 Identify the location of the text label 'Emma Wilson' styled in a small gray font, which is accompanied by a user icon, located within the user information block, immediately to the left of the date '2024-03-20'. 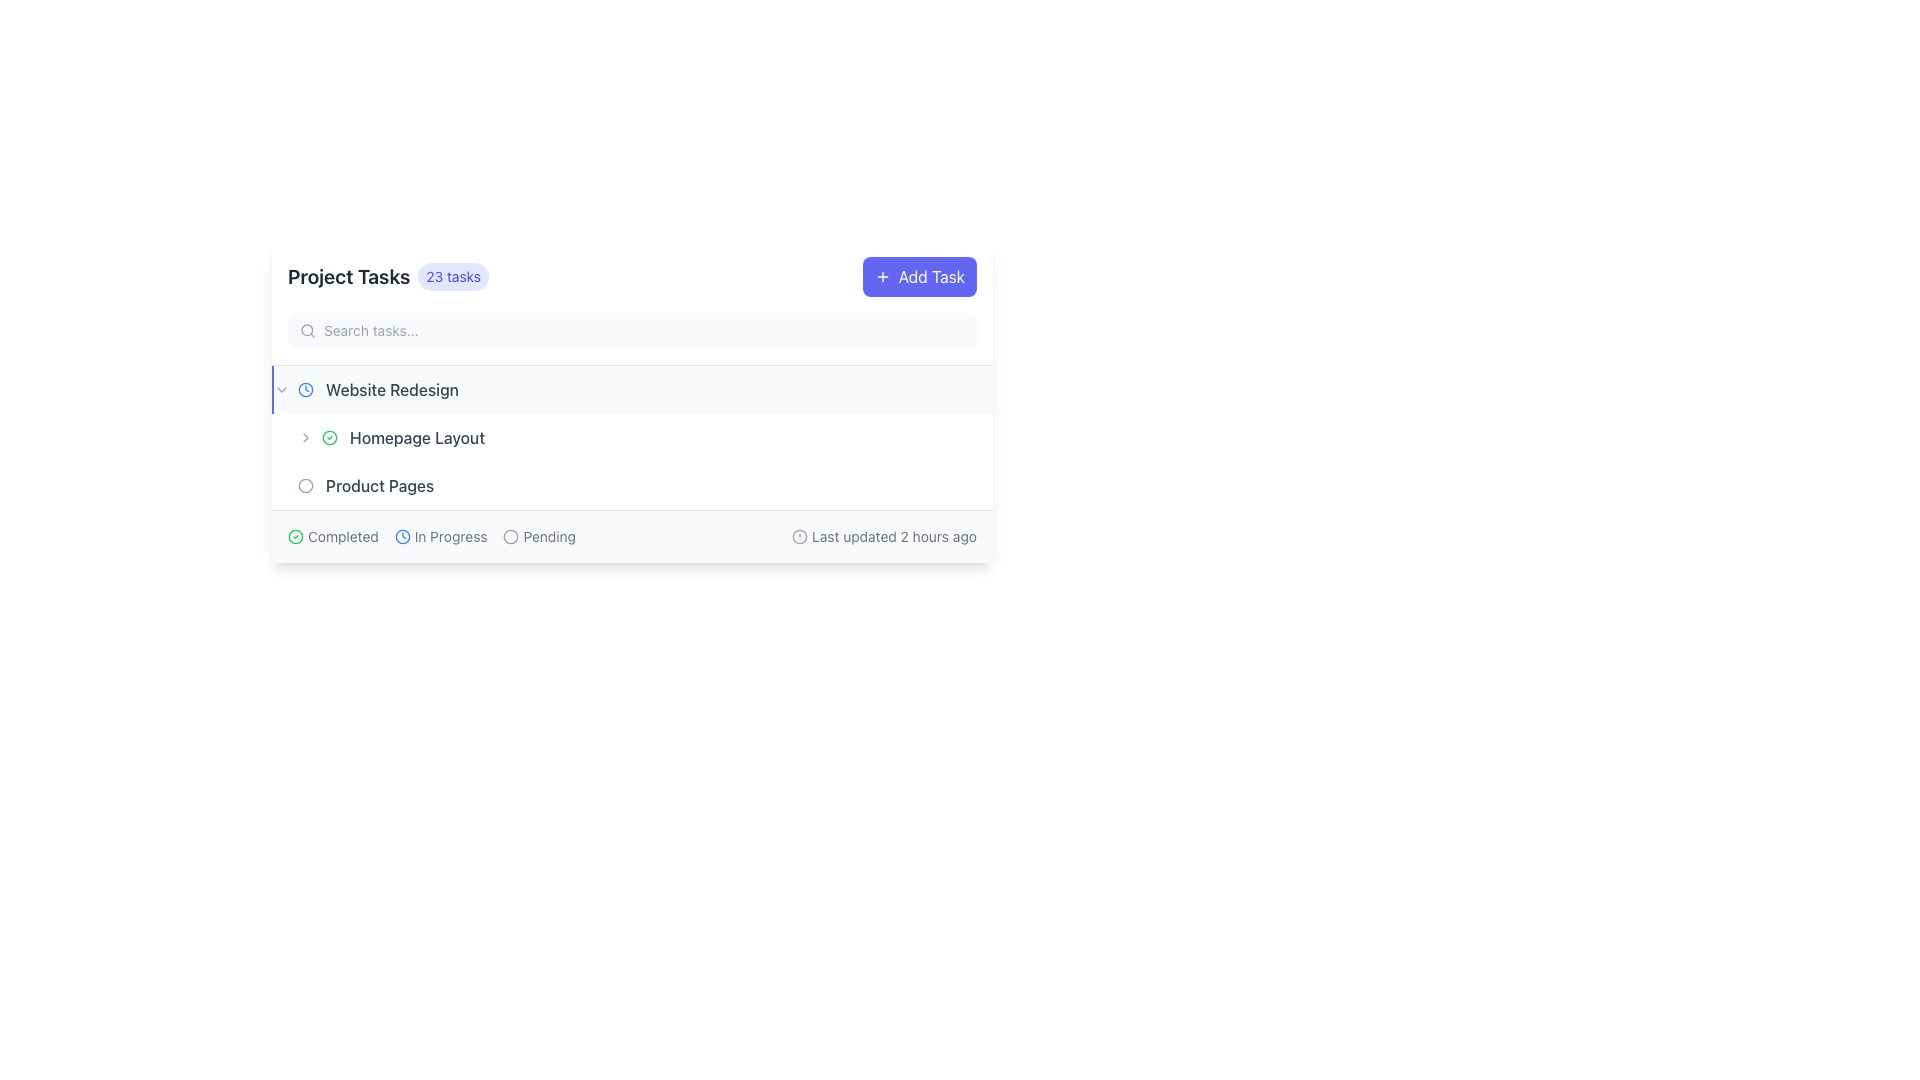
(737, 486).